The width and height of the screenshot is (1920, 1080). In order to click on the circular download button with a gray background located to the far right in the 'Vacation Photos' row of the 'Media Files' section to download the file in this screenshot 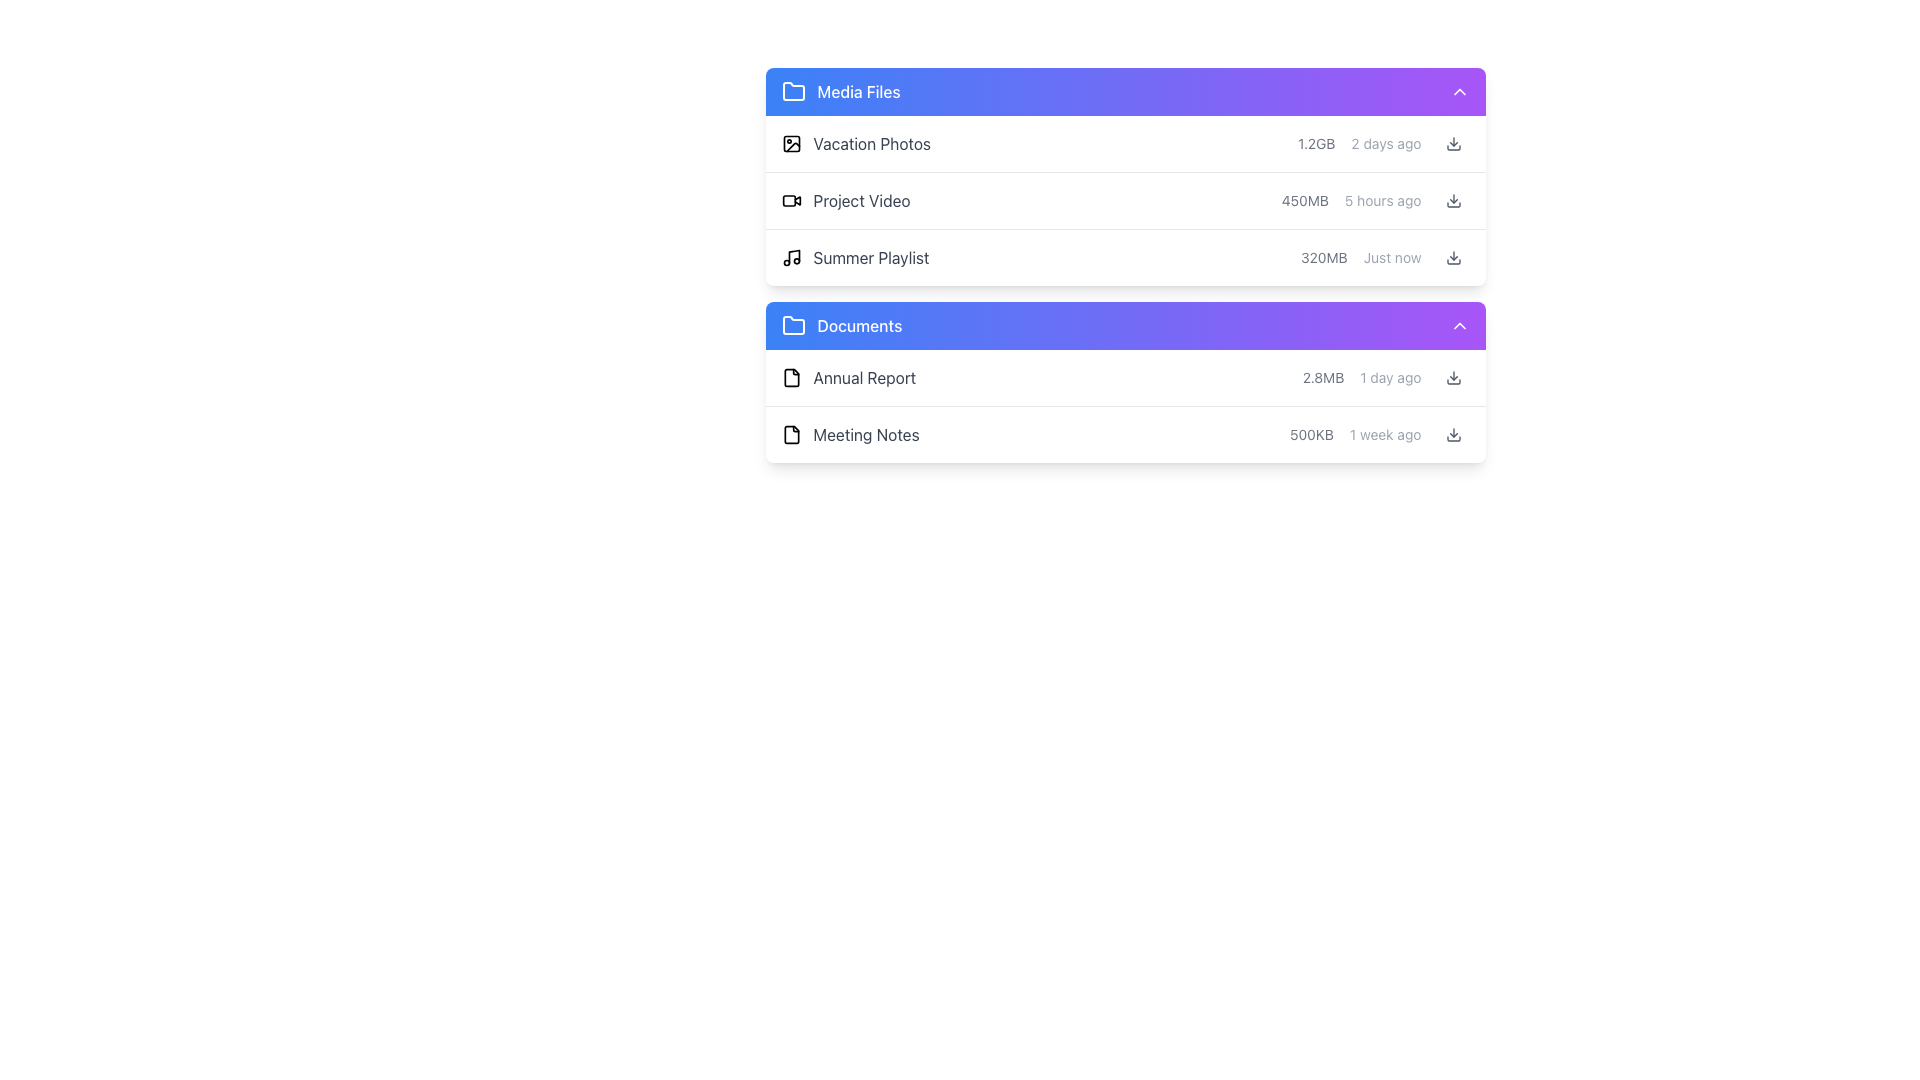, I will do `click(1453, 142)`.